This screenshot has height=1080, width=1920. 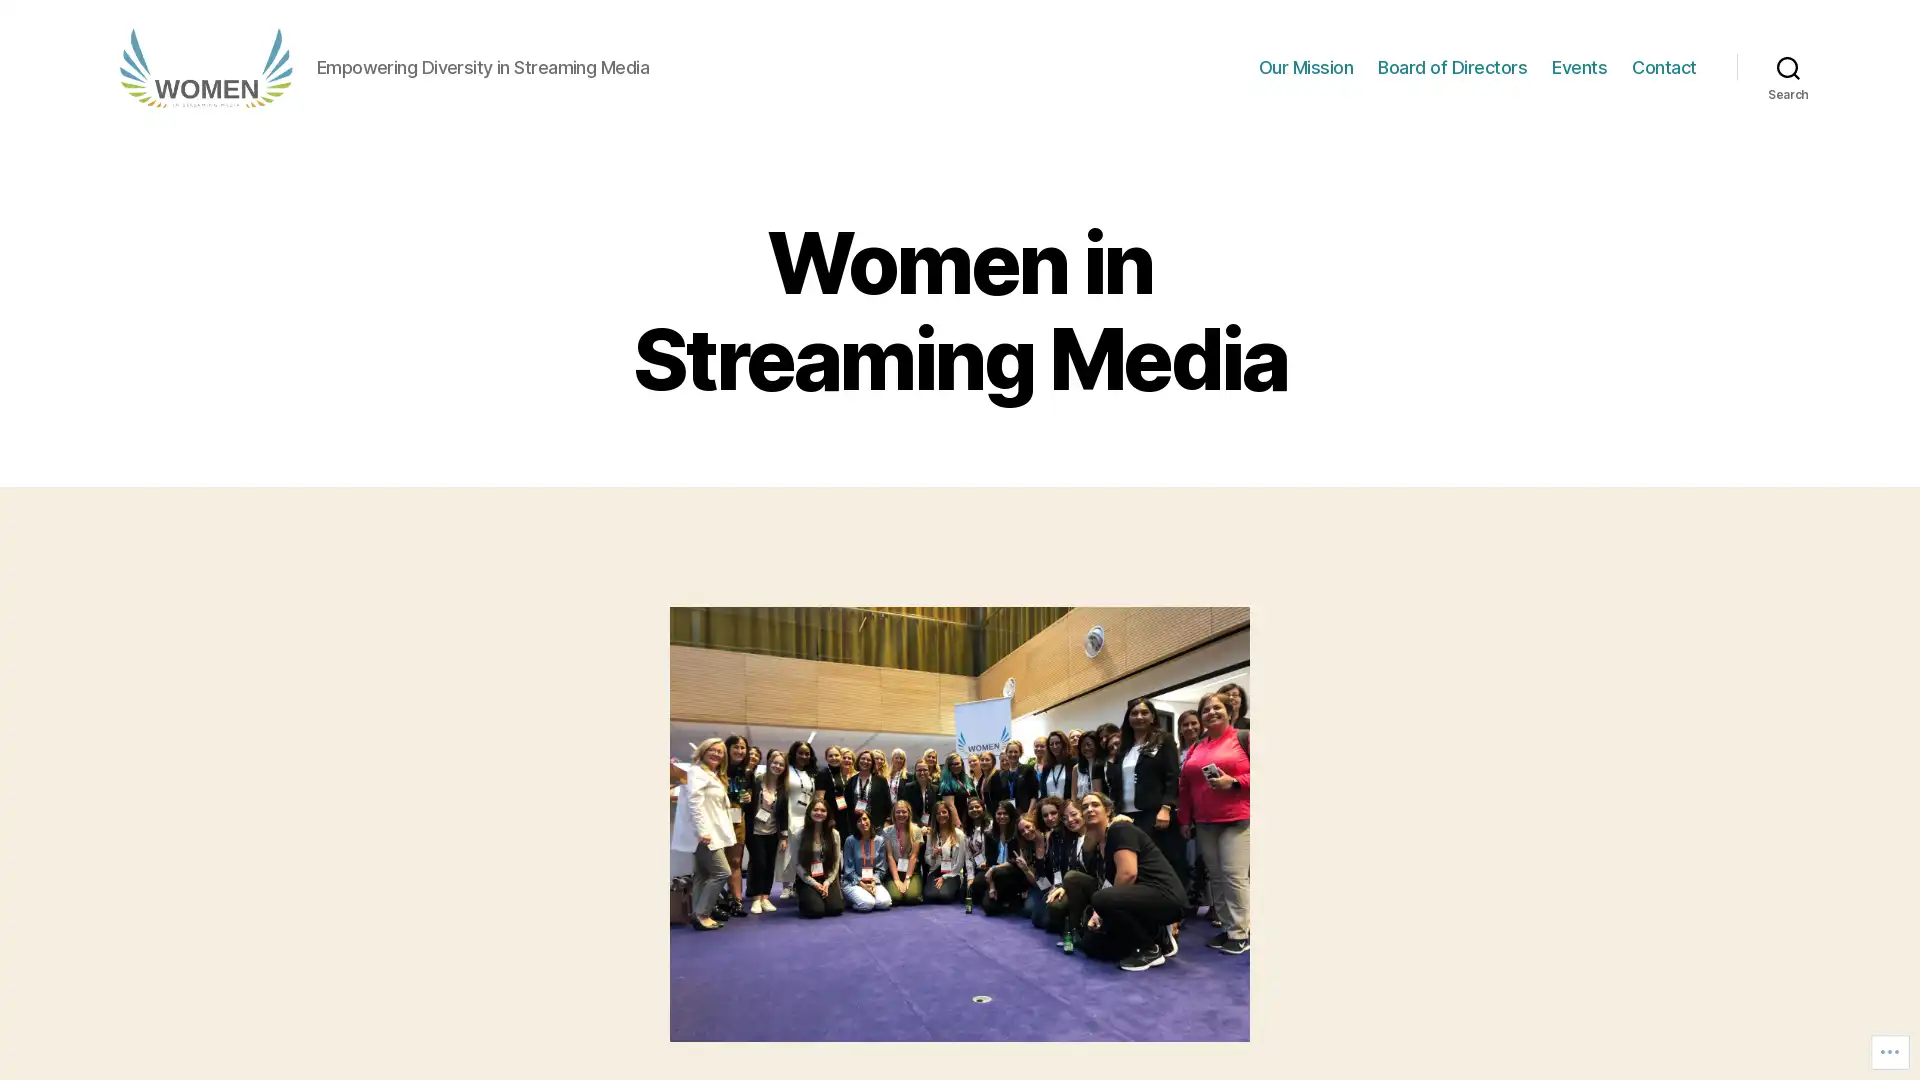 What do you see at coordinates (1788, 71) in the screenshot?
I see `Search` at bounding box center [1788, 71].